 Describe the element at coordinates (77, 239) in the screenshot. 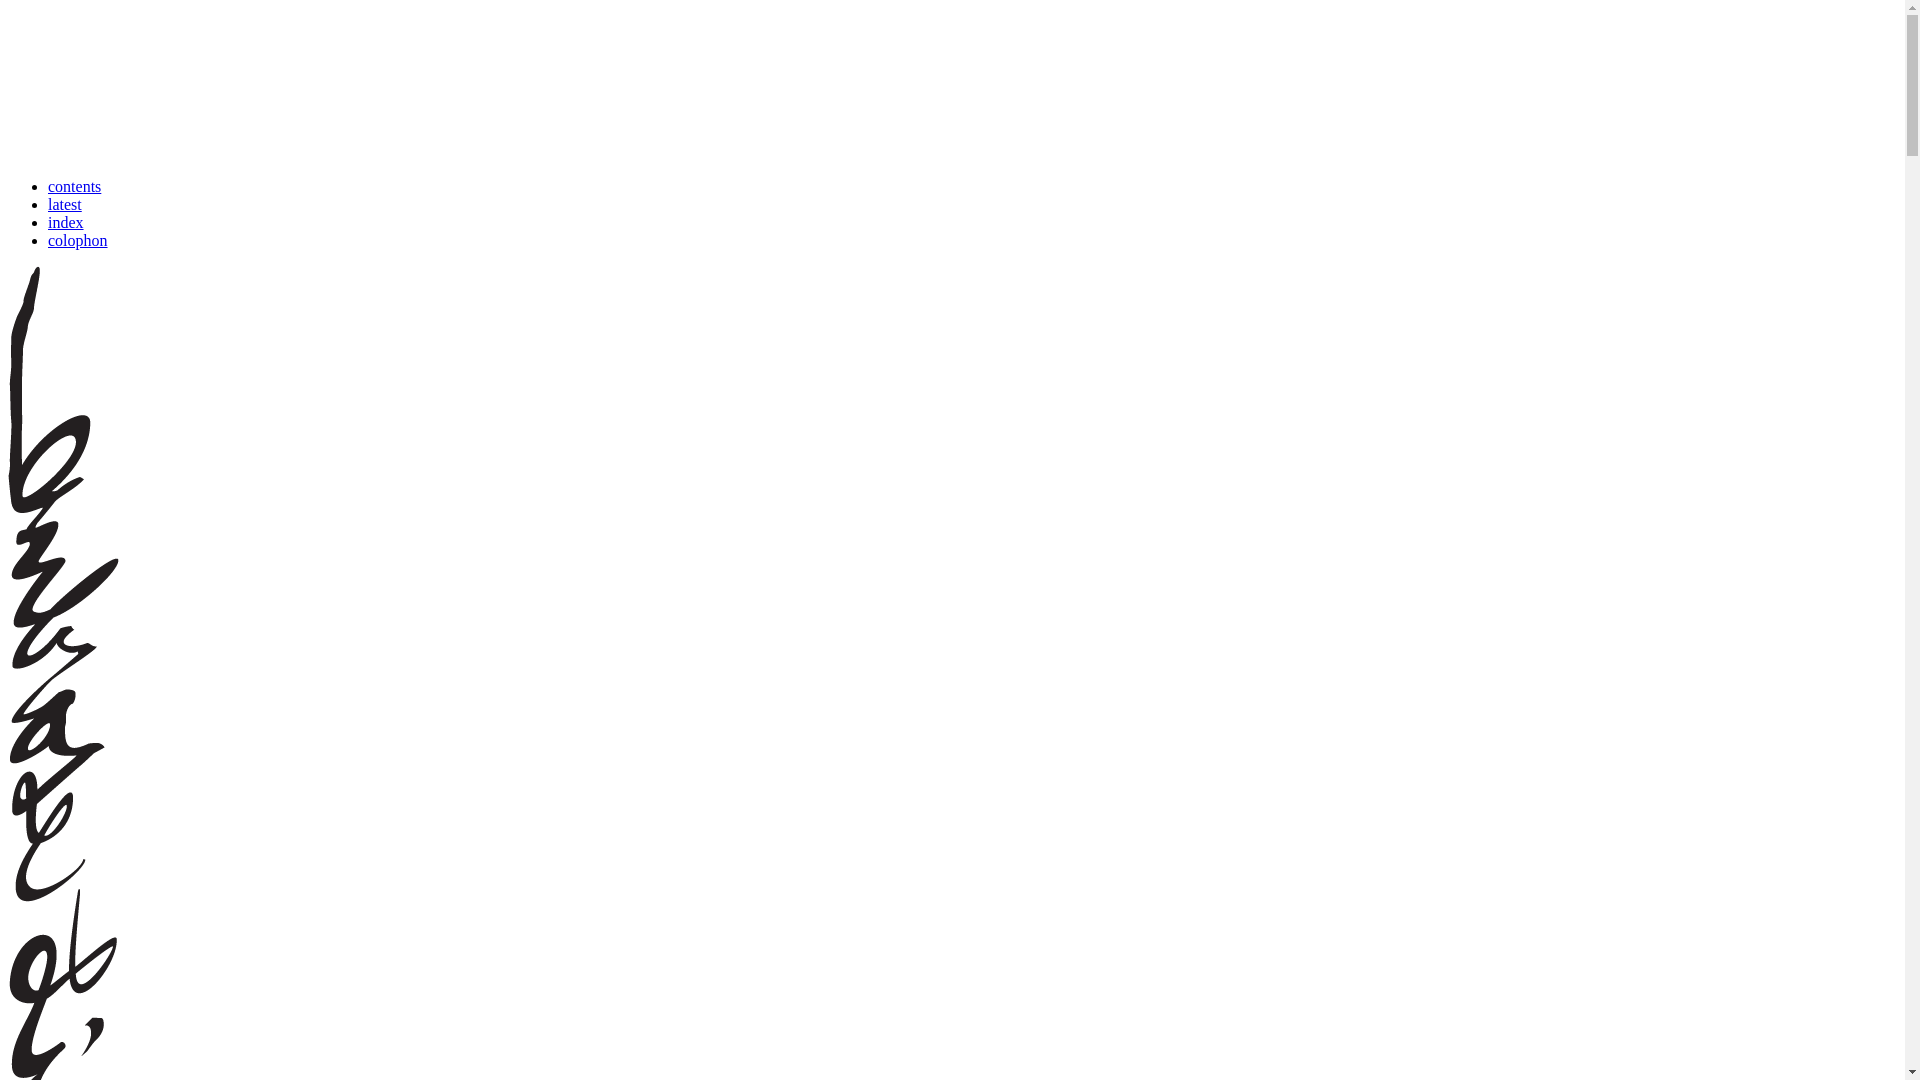

I see `'colophon'` at that location.